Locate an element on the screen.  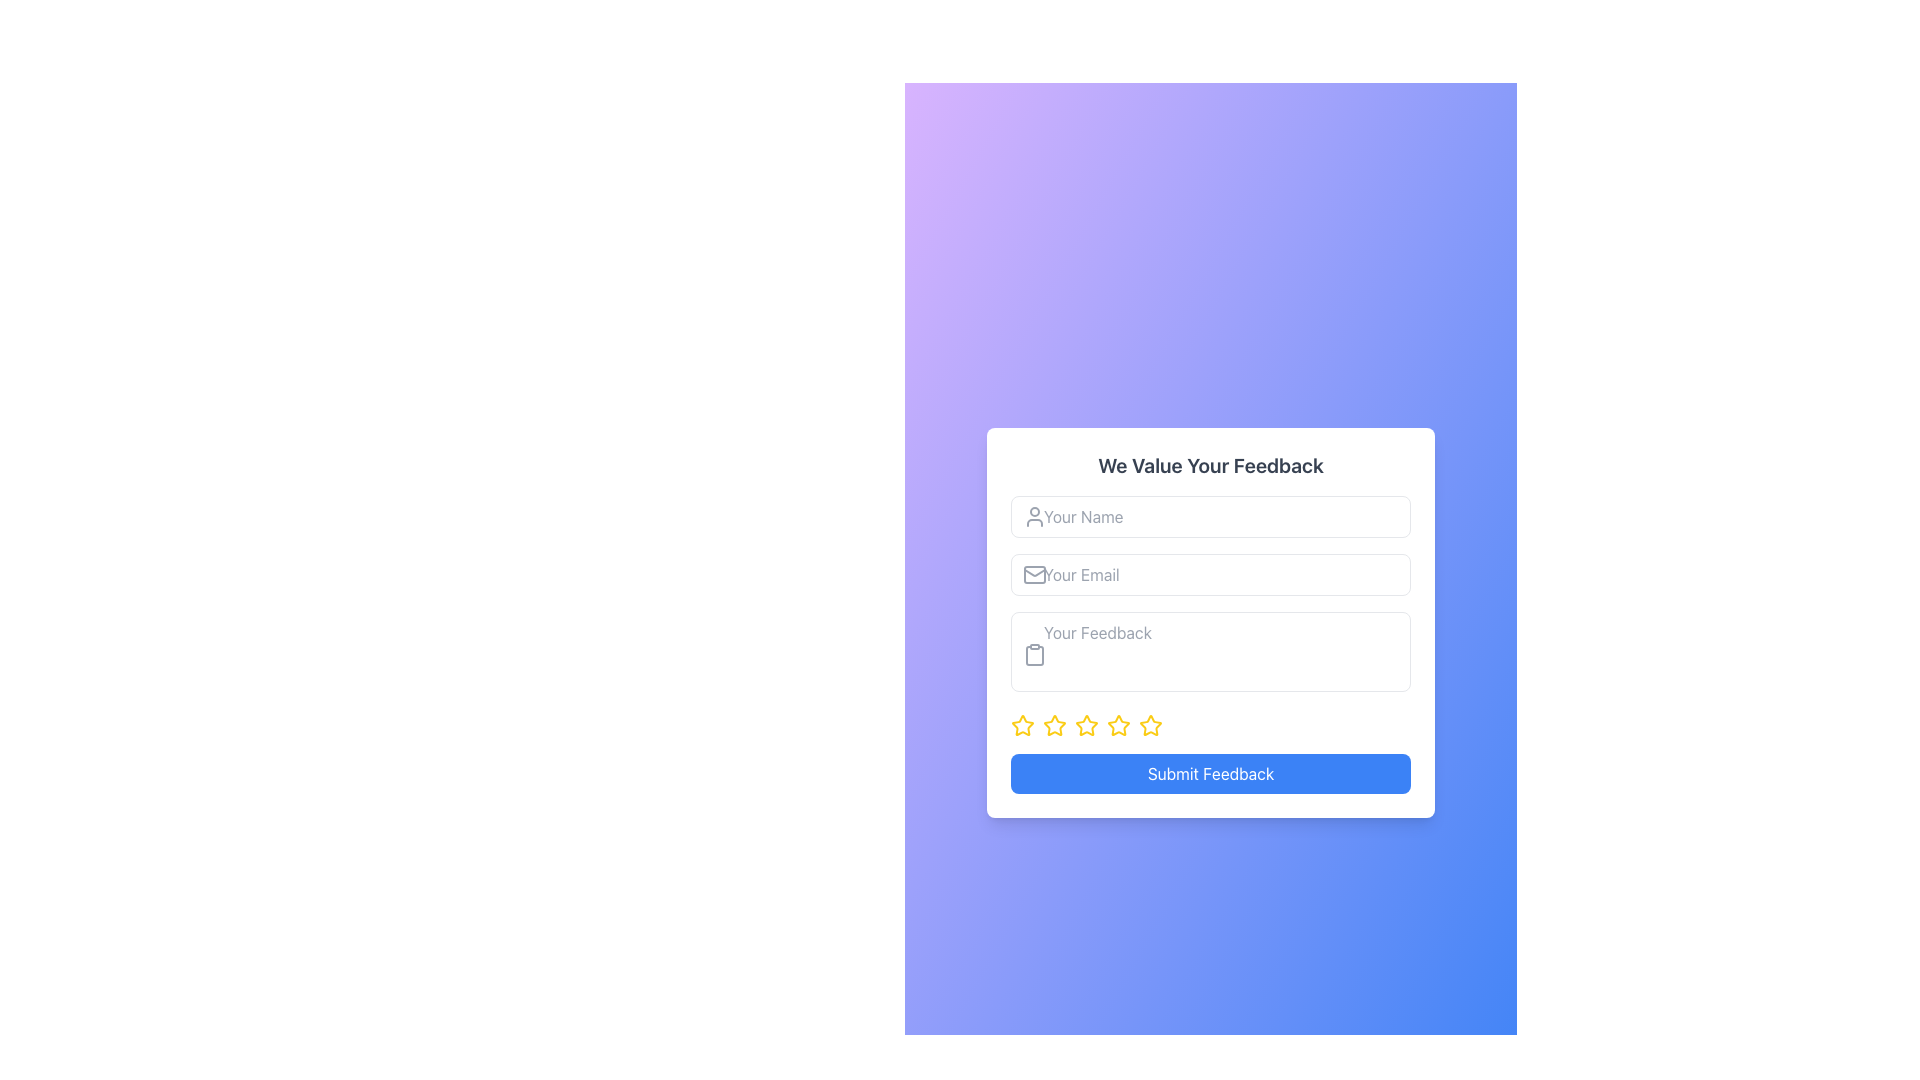
the email icon that visually indicates the associated text field for entering an email address, located to the left of the email input field in the feedback form is located at coordinates (1035, 574).